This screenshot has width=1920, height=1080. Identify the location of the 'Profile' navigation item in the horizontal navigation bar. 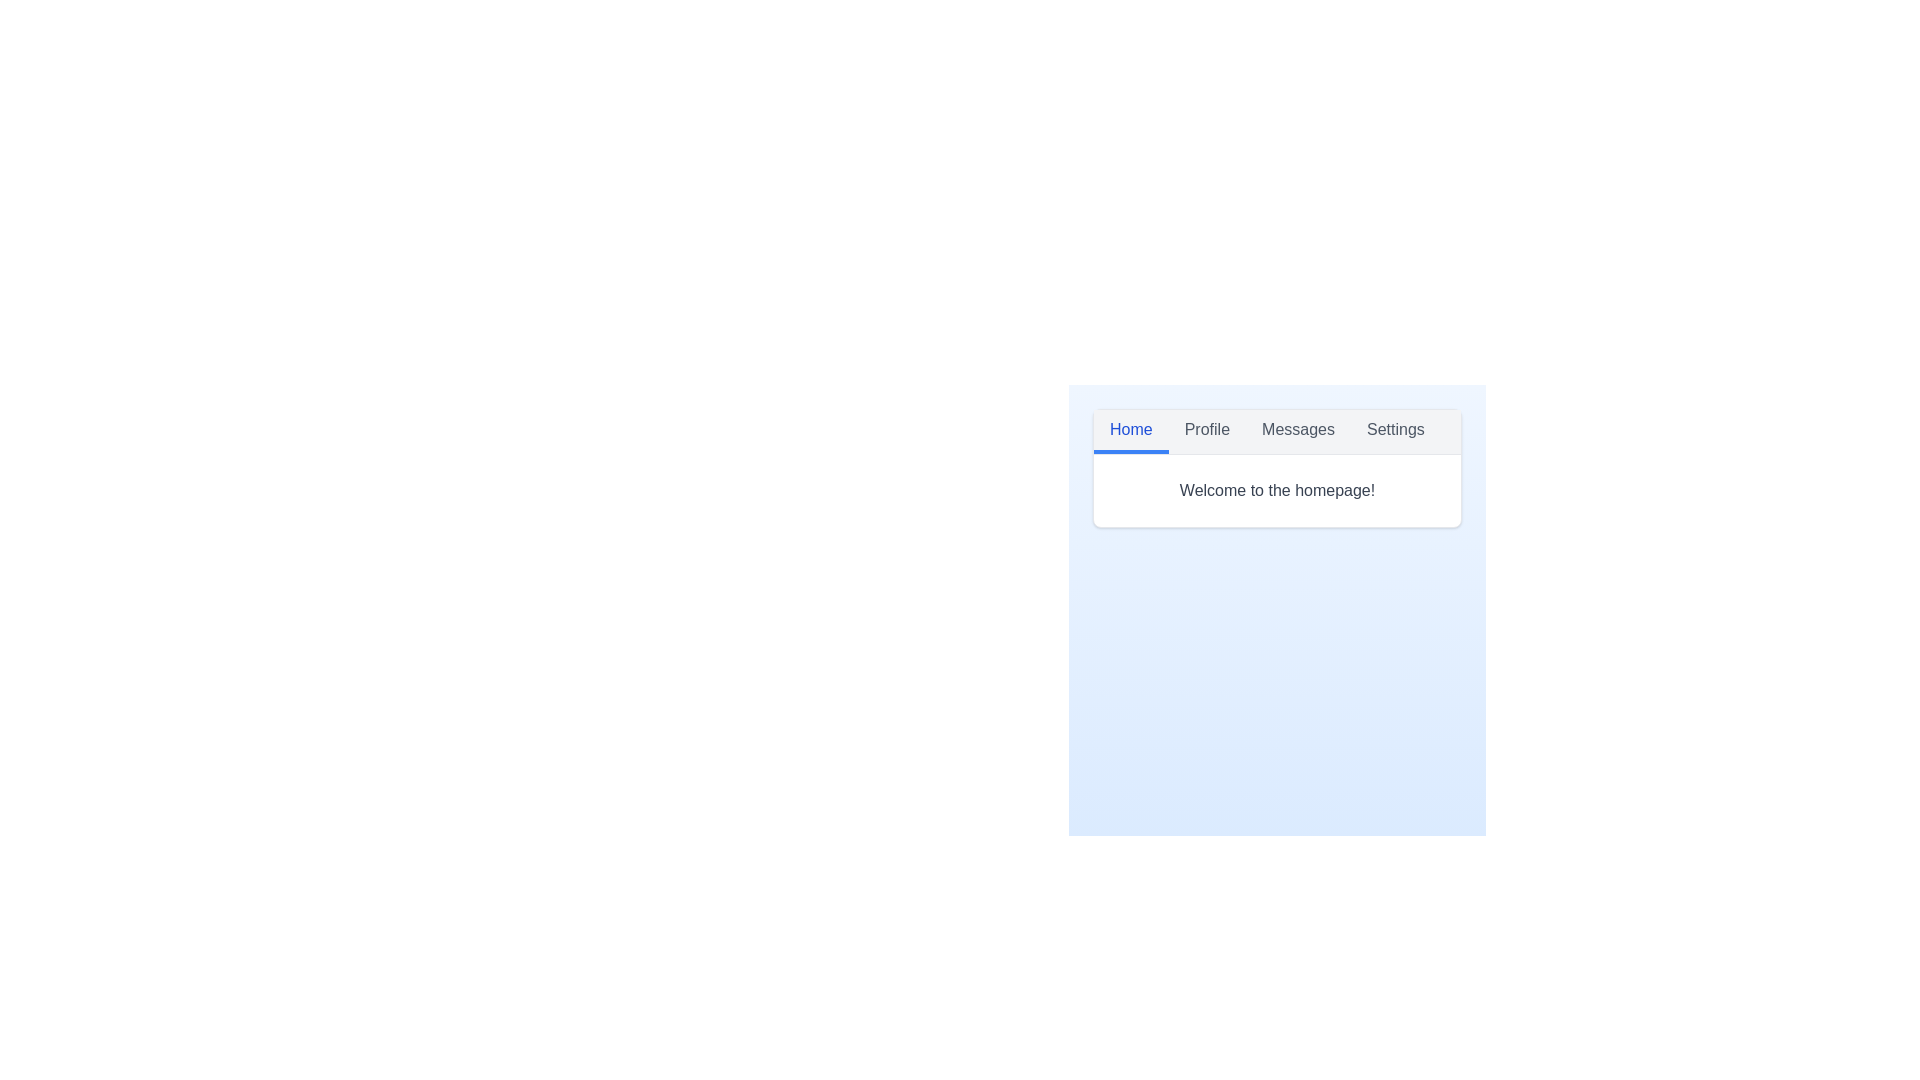
(1205, 431).